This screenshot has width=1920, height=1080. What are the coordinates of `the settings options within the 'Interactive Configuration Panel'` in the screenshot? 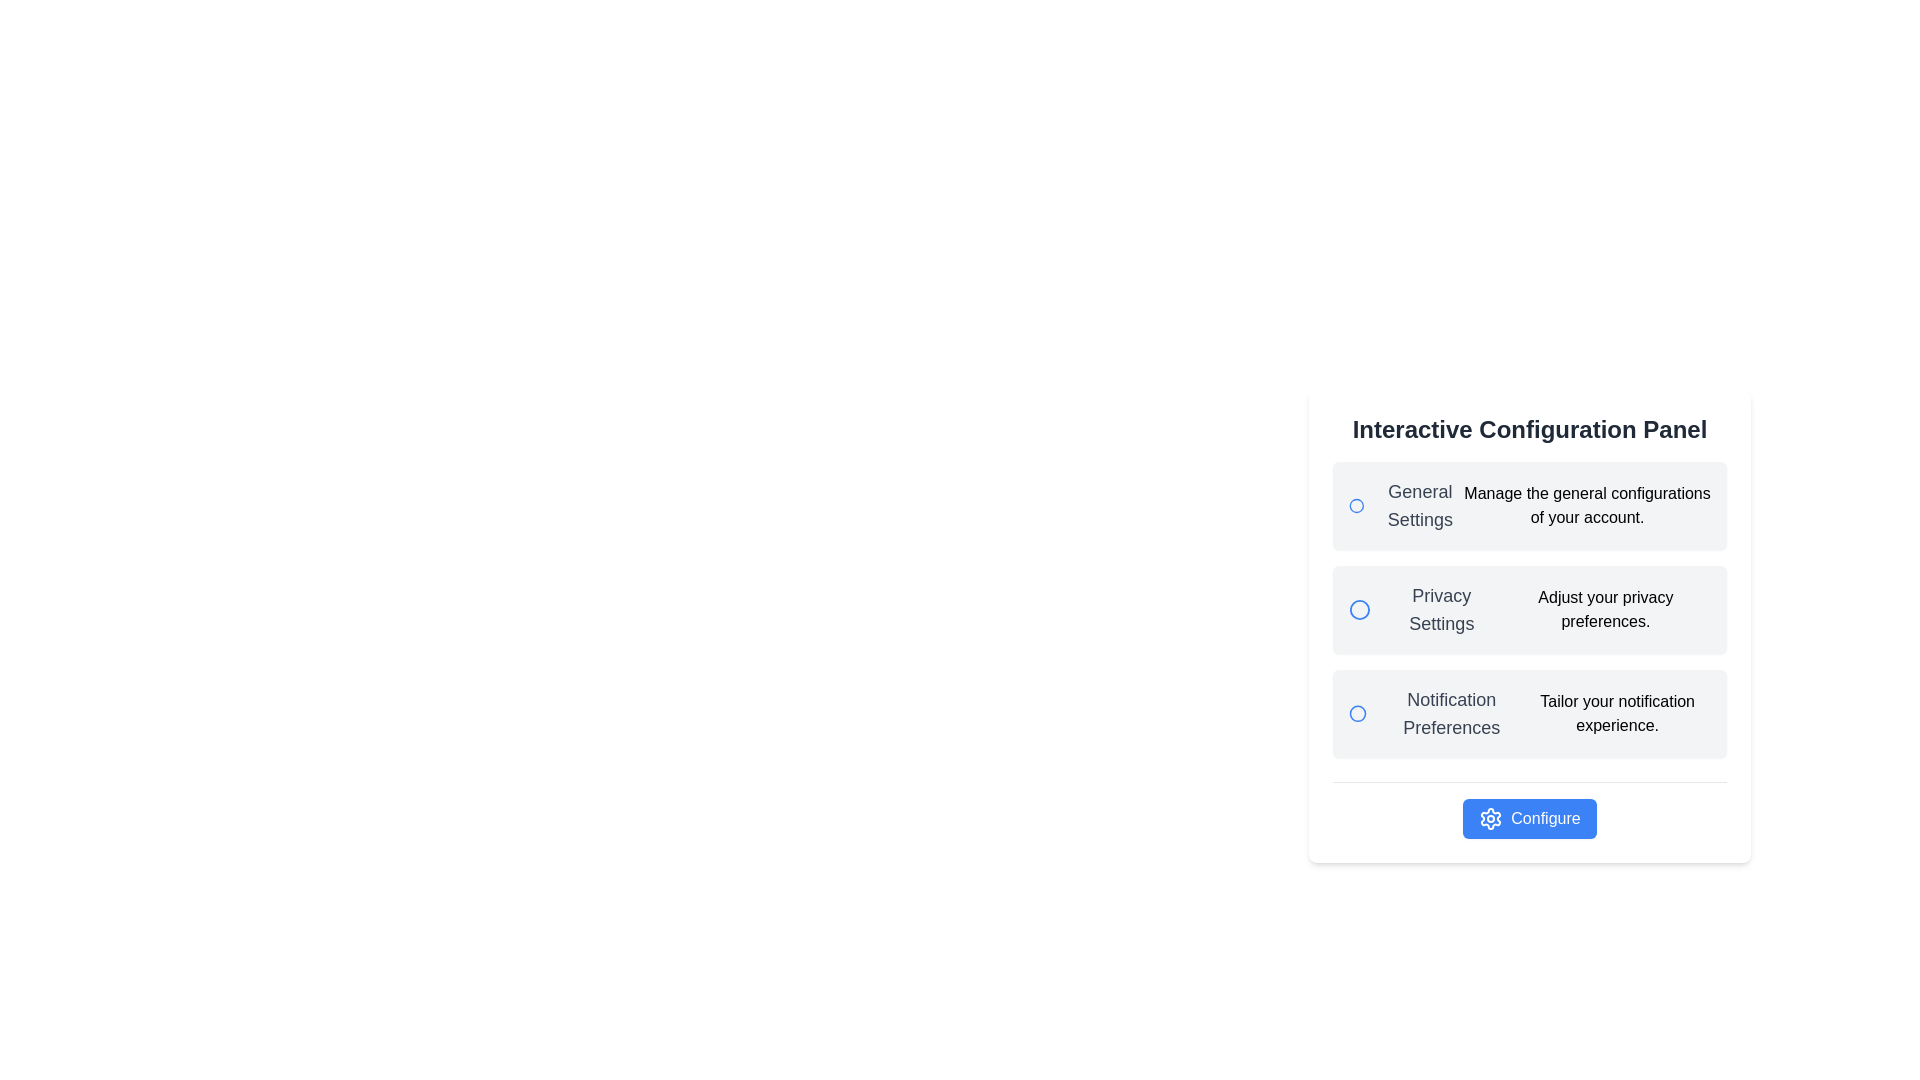 It's located at (1529, 624).